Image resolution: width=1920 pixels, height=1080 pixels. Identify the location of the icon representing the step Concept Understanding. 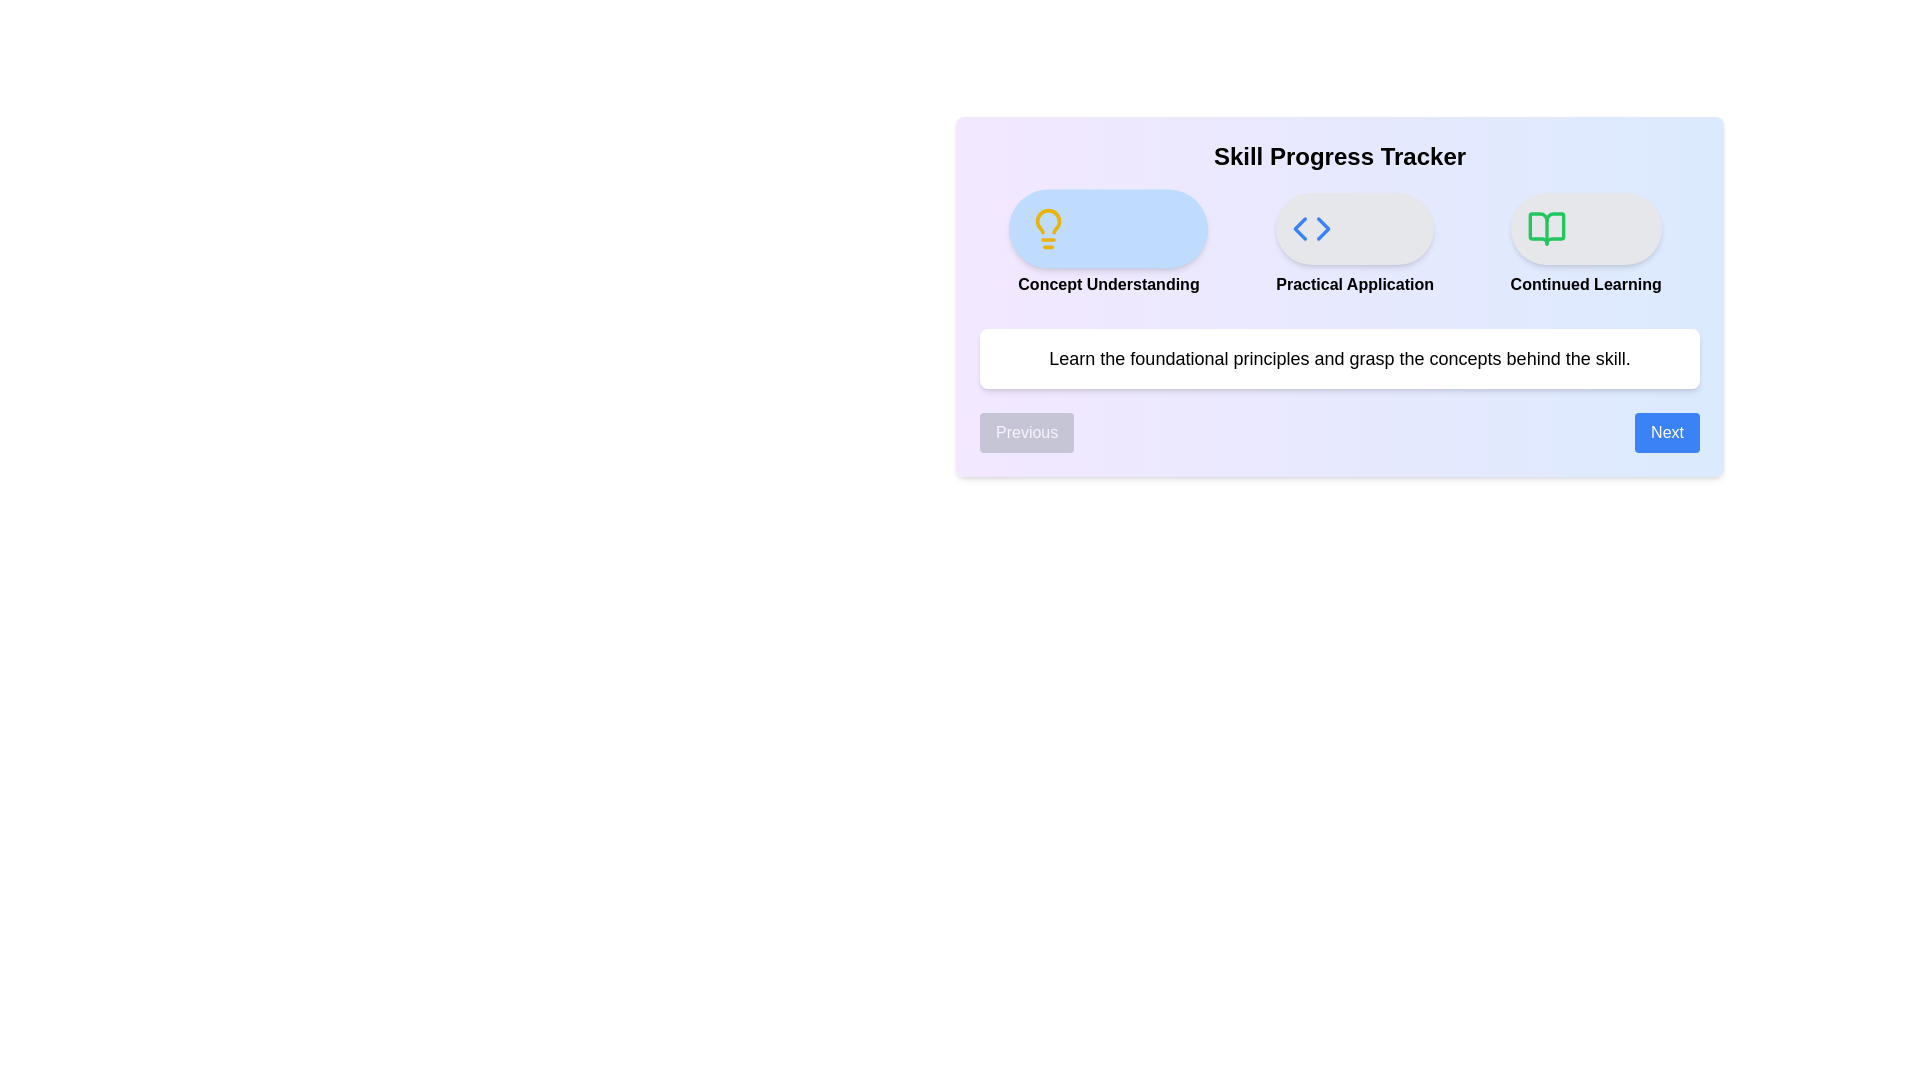
(1107, 227).